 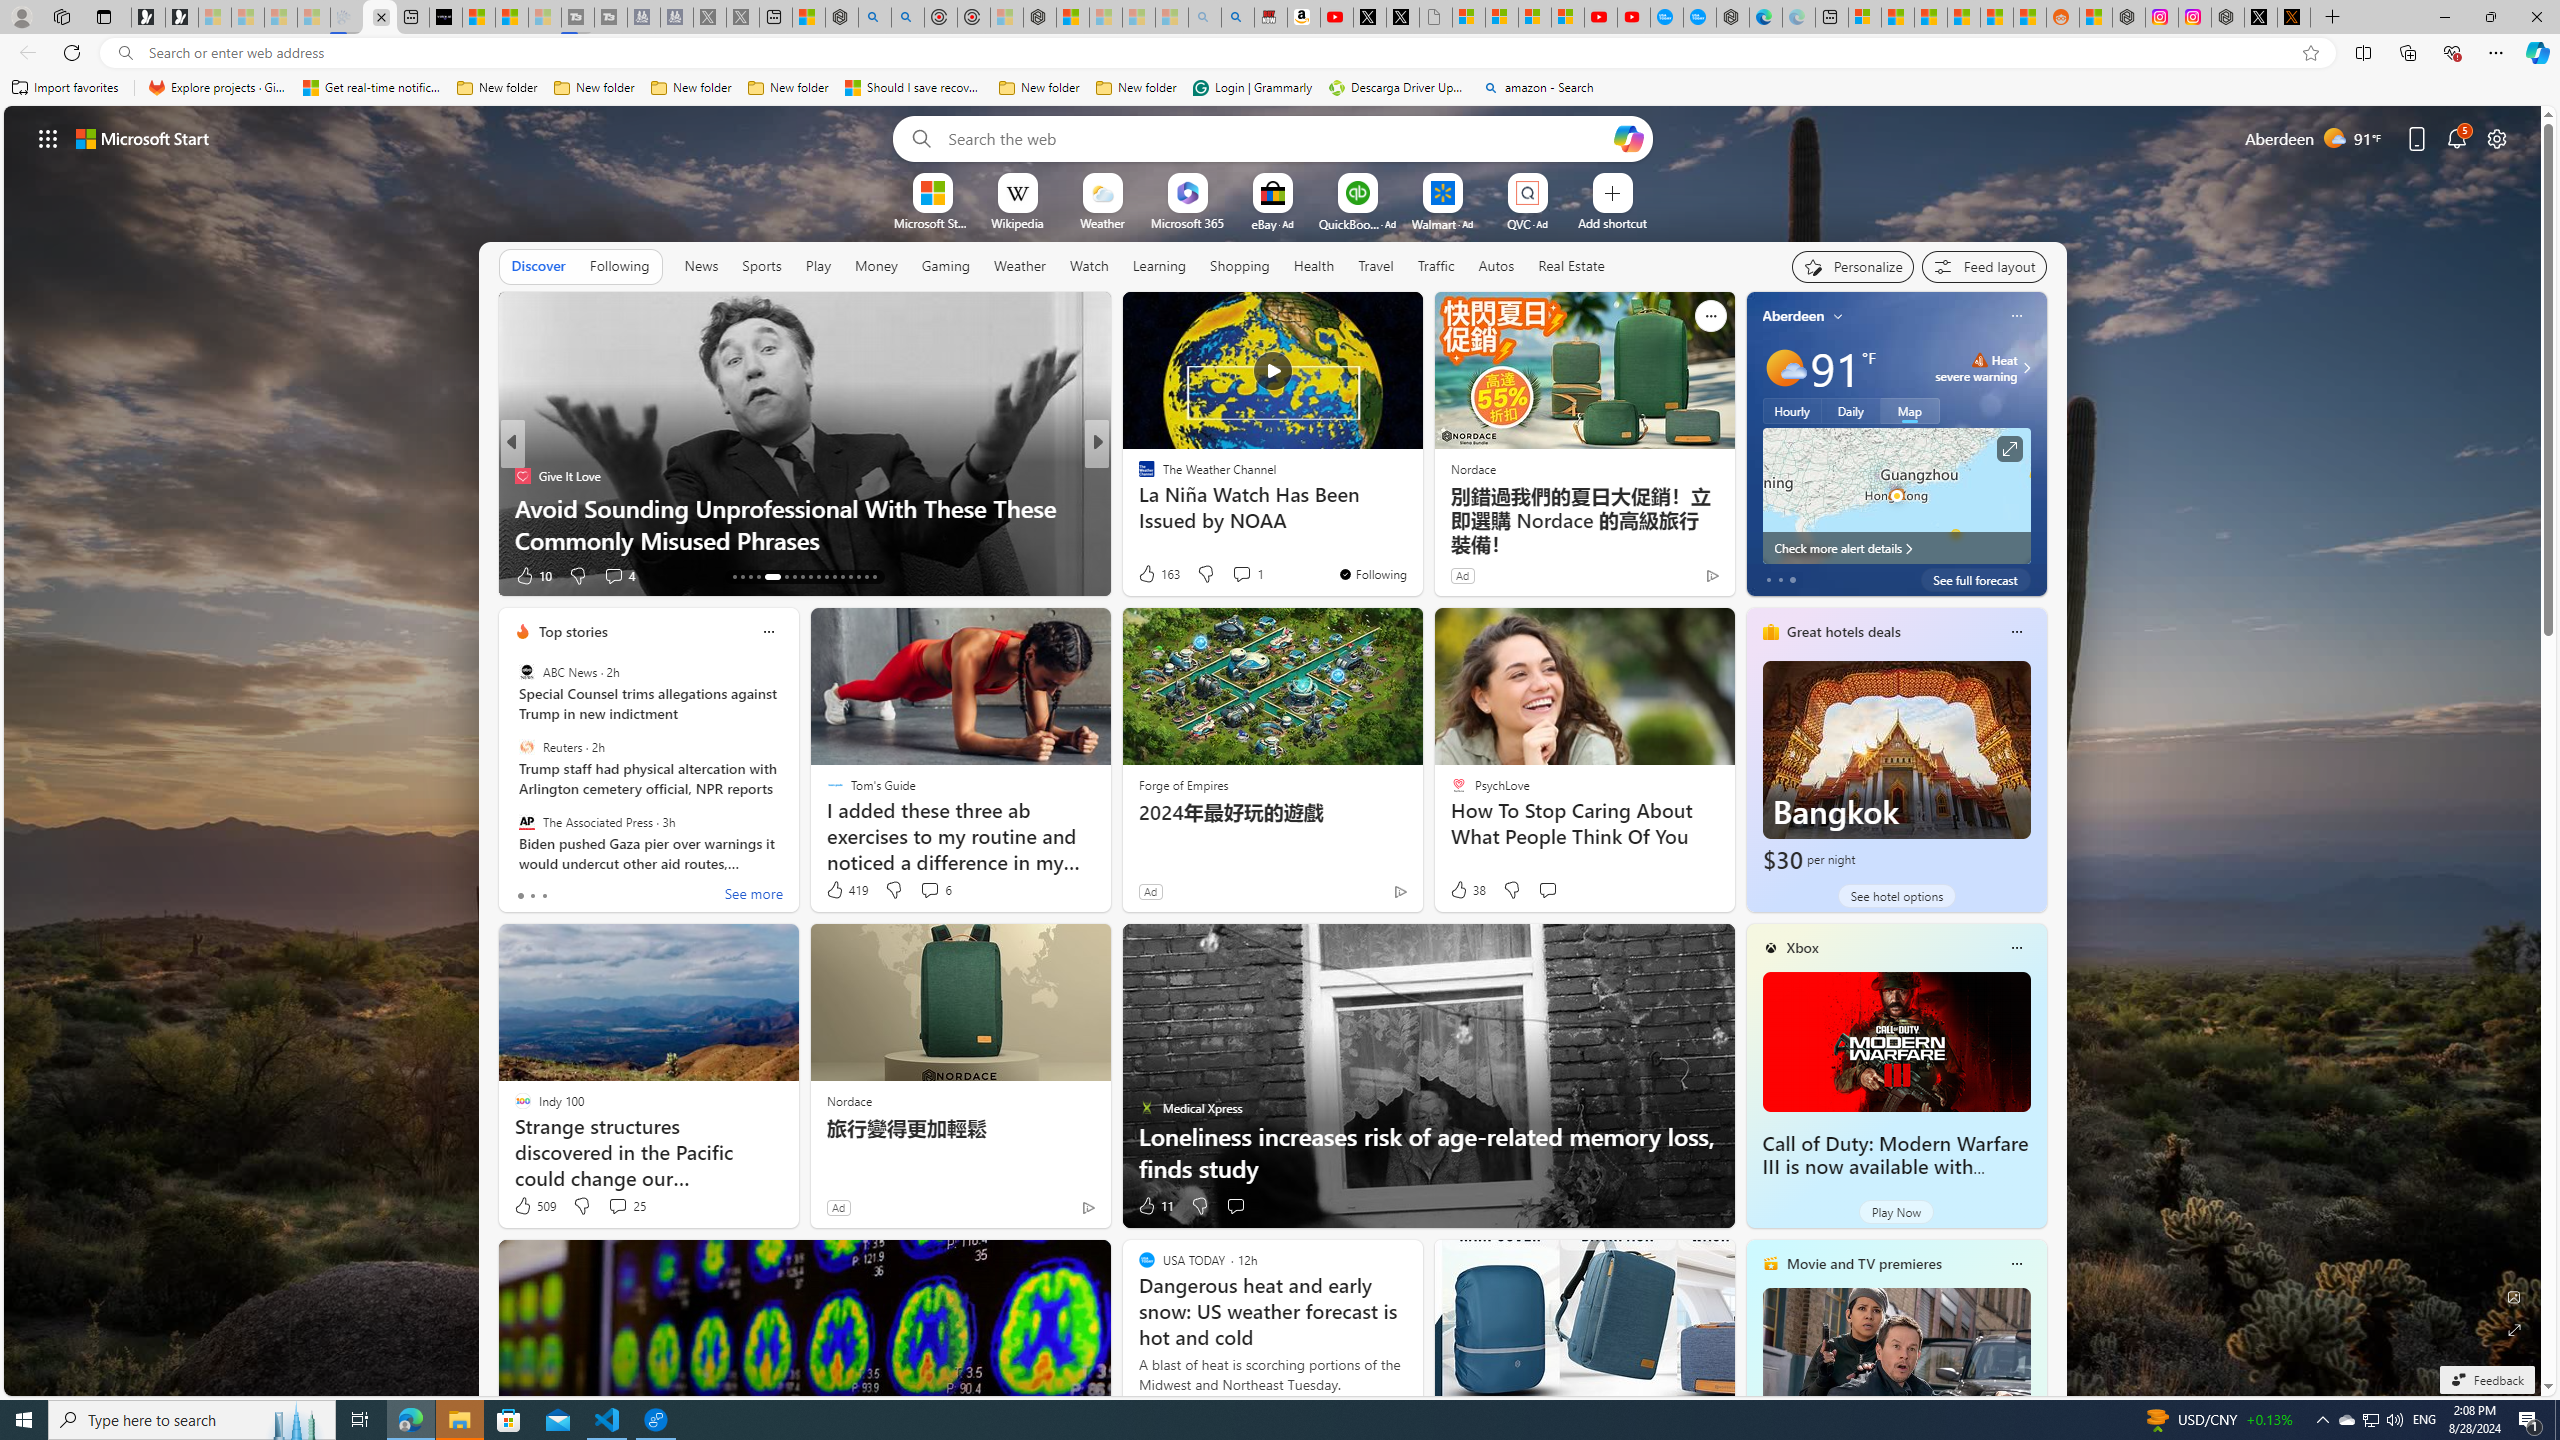 What do you see at coordinates (1137, 474) in the screenshot?
I see `'Alternet'` at bounding box center [1137, 474].